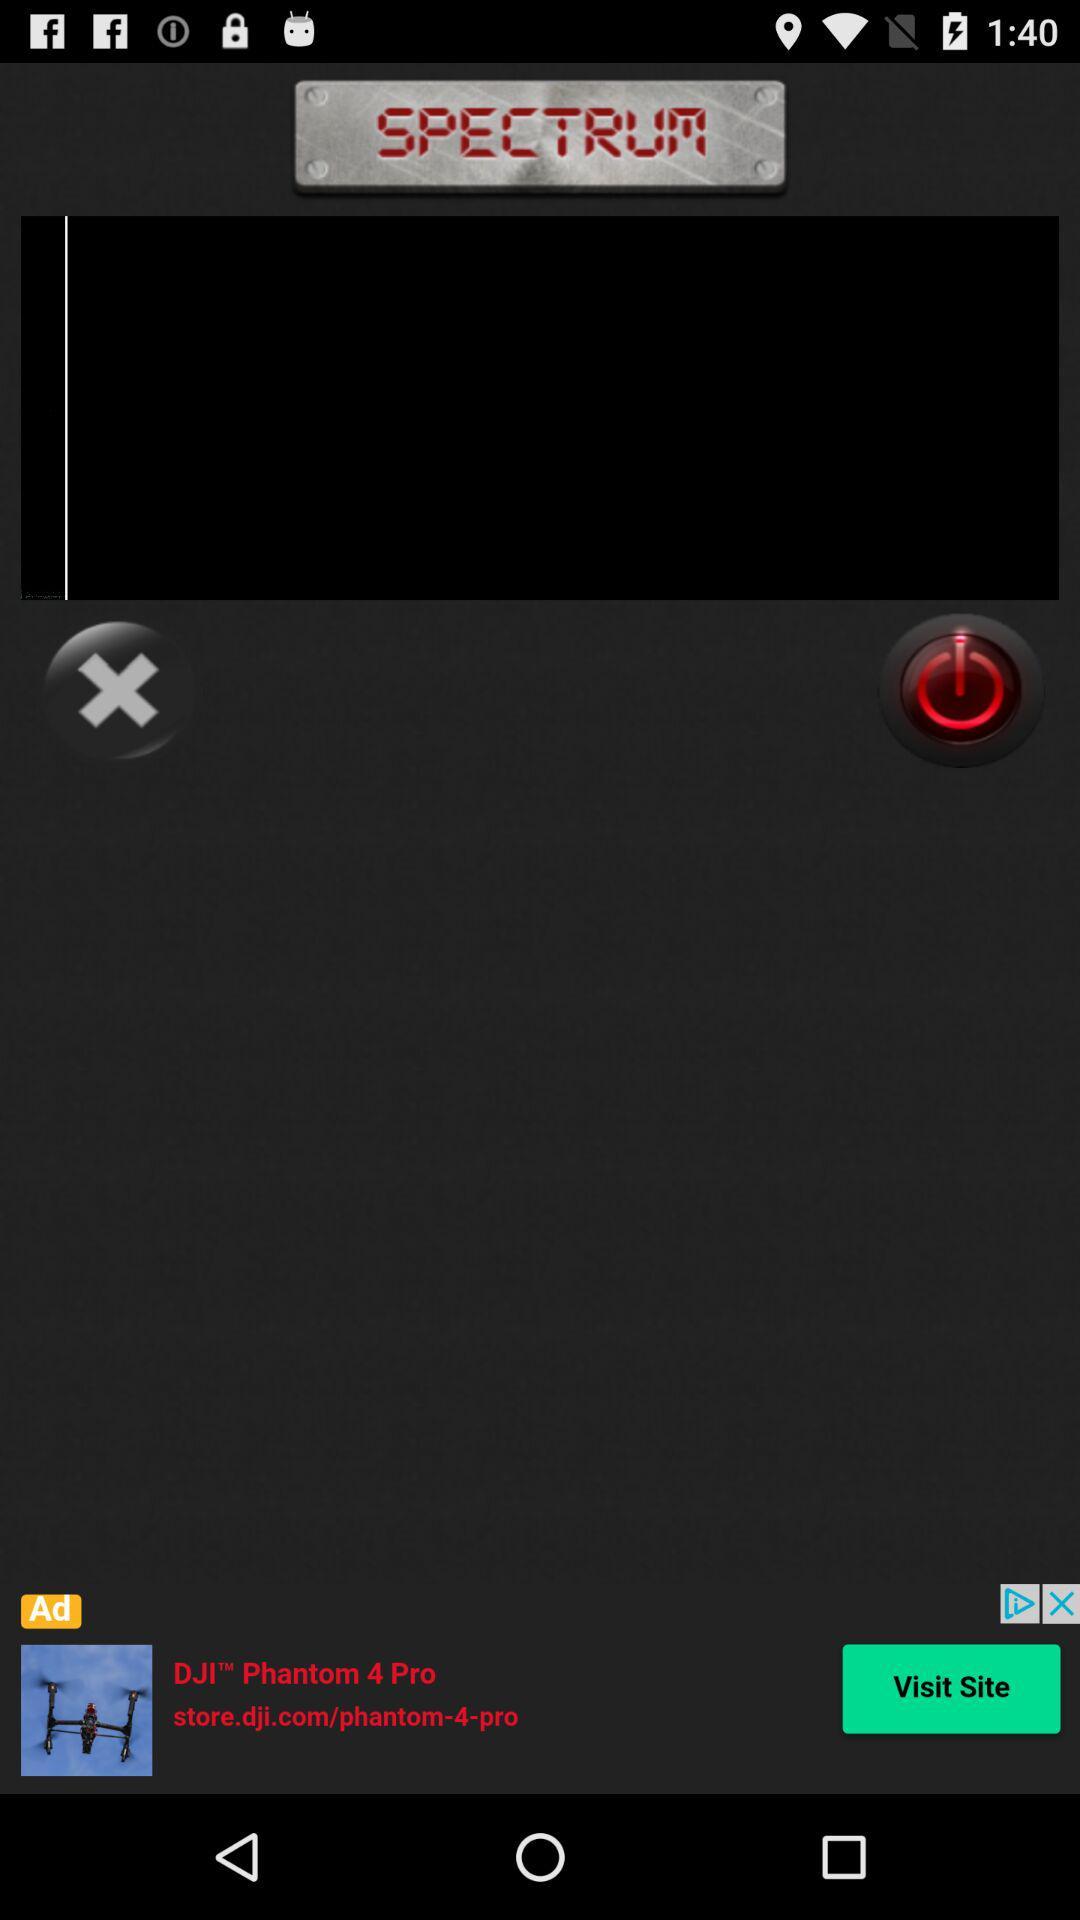  What do you see at coordinates (540, 1688) in the screenshot?
I see `advertisement about drone` at bounding box center [540, 1688].